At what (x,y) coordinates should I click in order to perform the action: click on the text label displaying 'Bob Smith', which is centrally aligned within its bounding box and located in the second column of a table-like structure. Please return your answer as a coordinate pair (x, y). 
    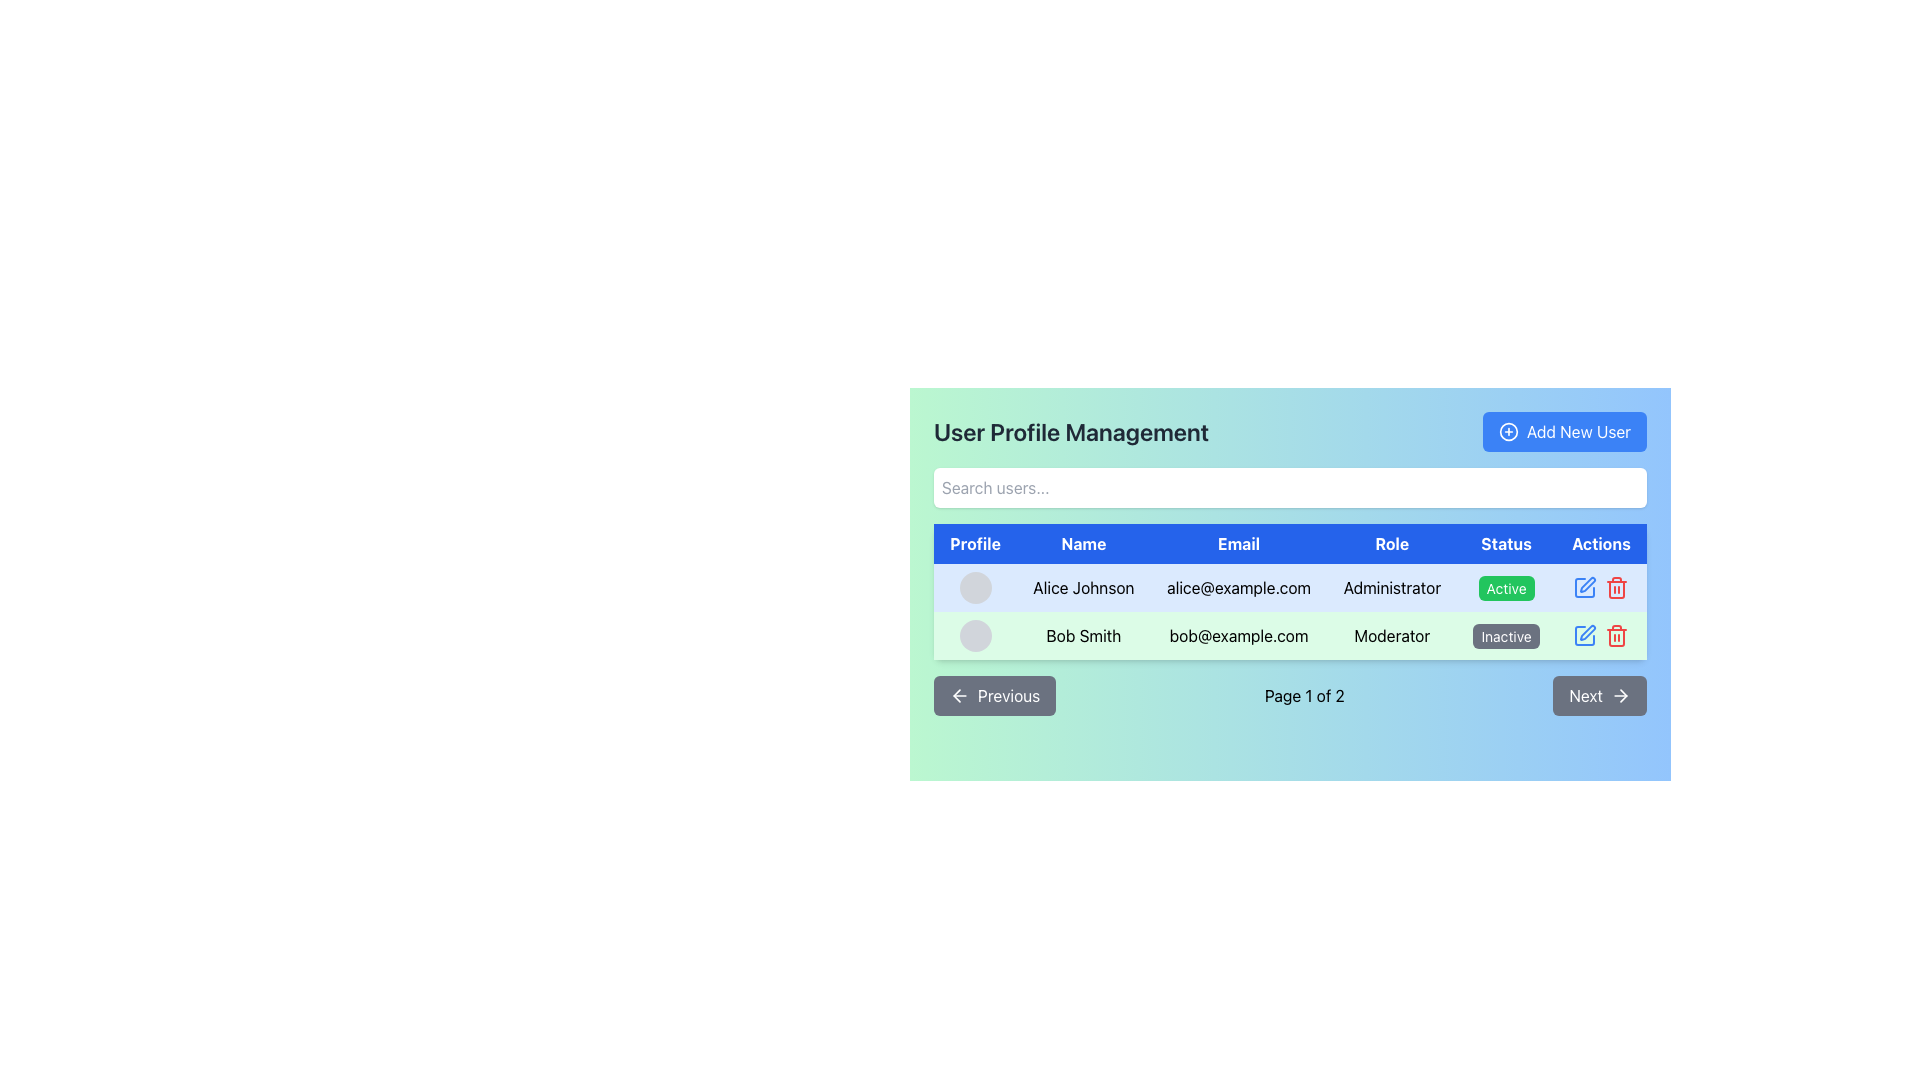
    Looking at the image, I should click on (1082, 636).